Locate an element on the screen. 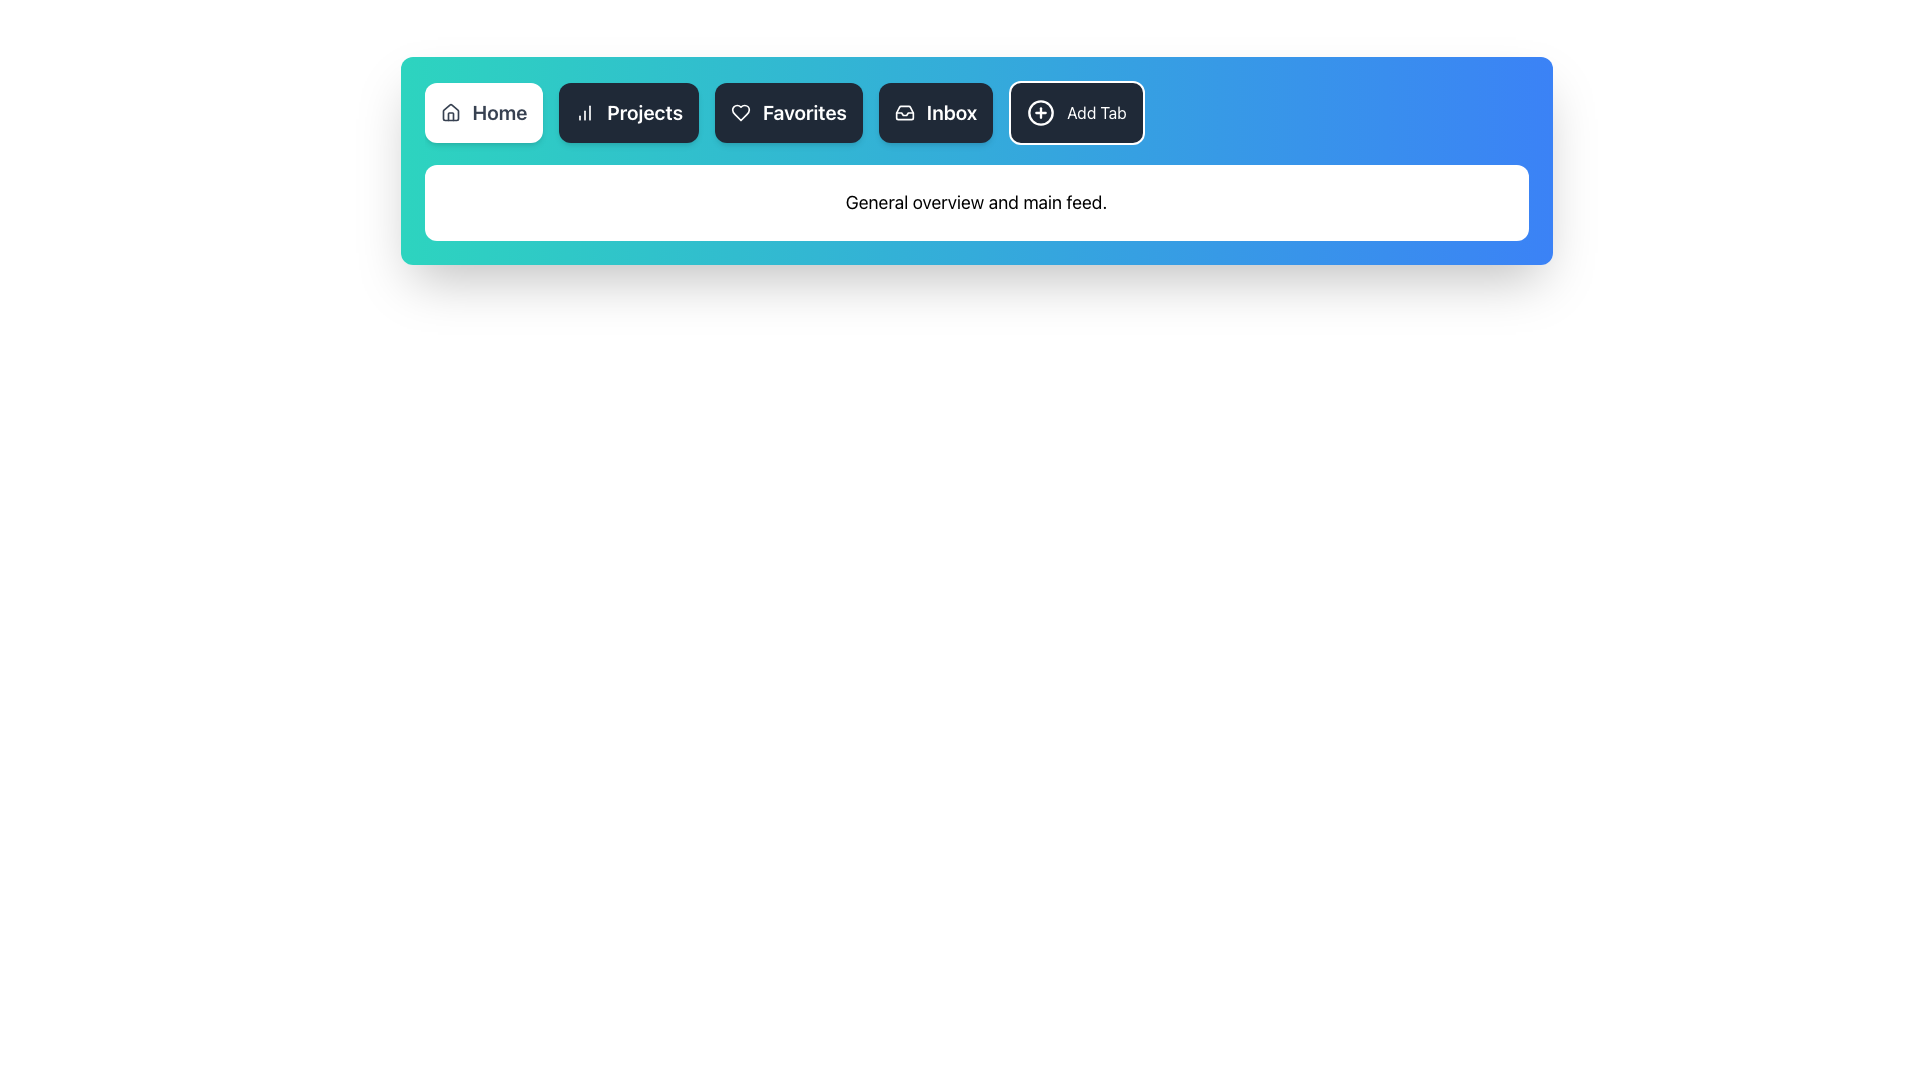 This screenshot has height=1080, width=1920. the stylized inbox icon located to the left of the 'Inbox' text in the top navigation bar is located at coordinates (903, 112).